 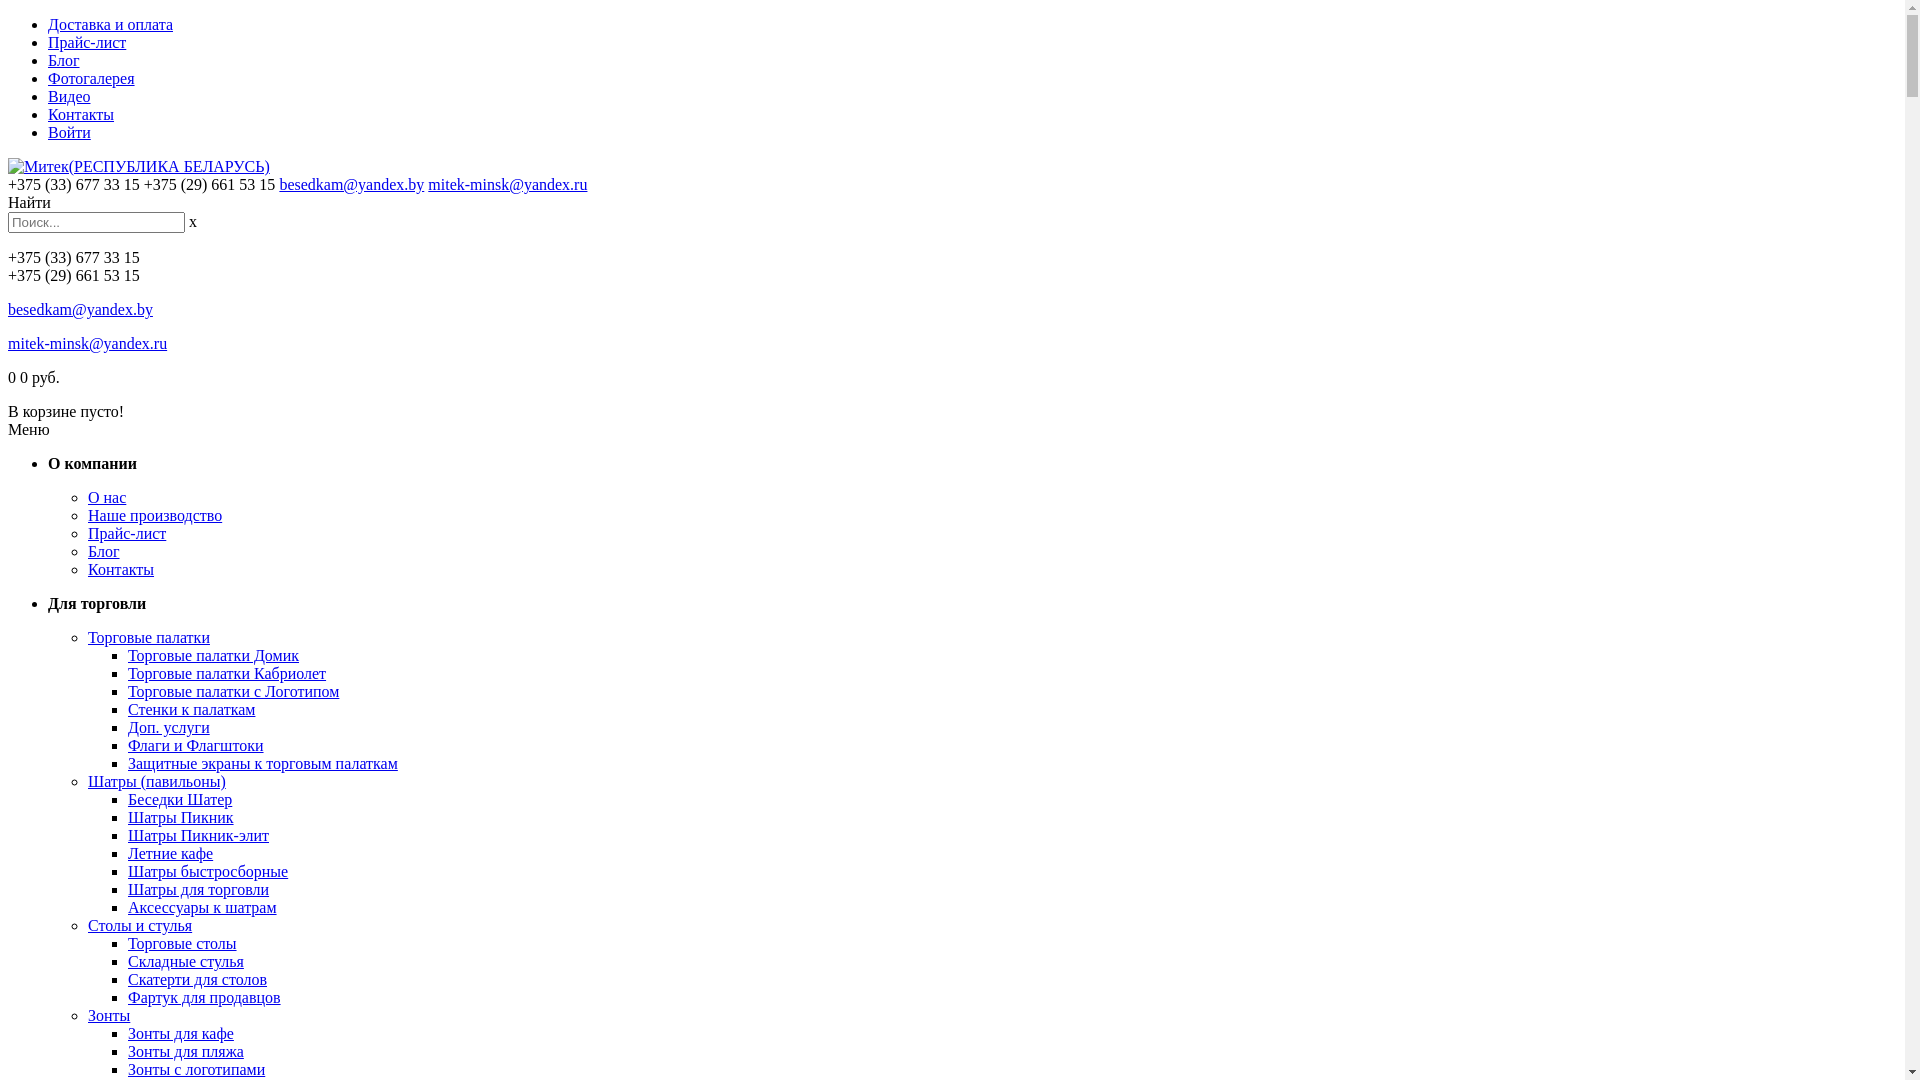 What do you see at coordinates (426, 184) in the screenshot?
I see `'mitek-minsk@yandex.ru'` at bounding box center [426, 184].